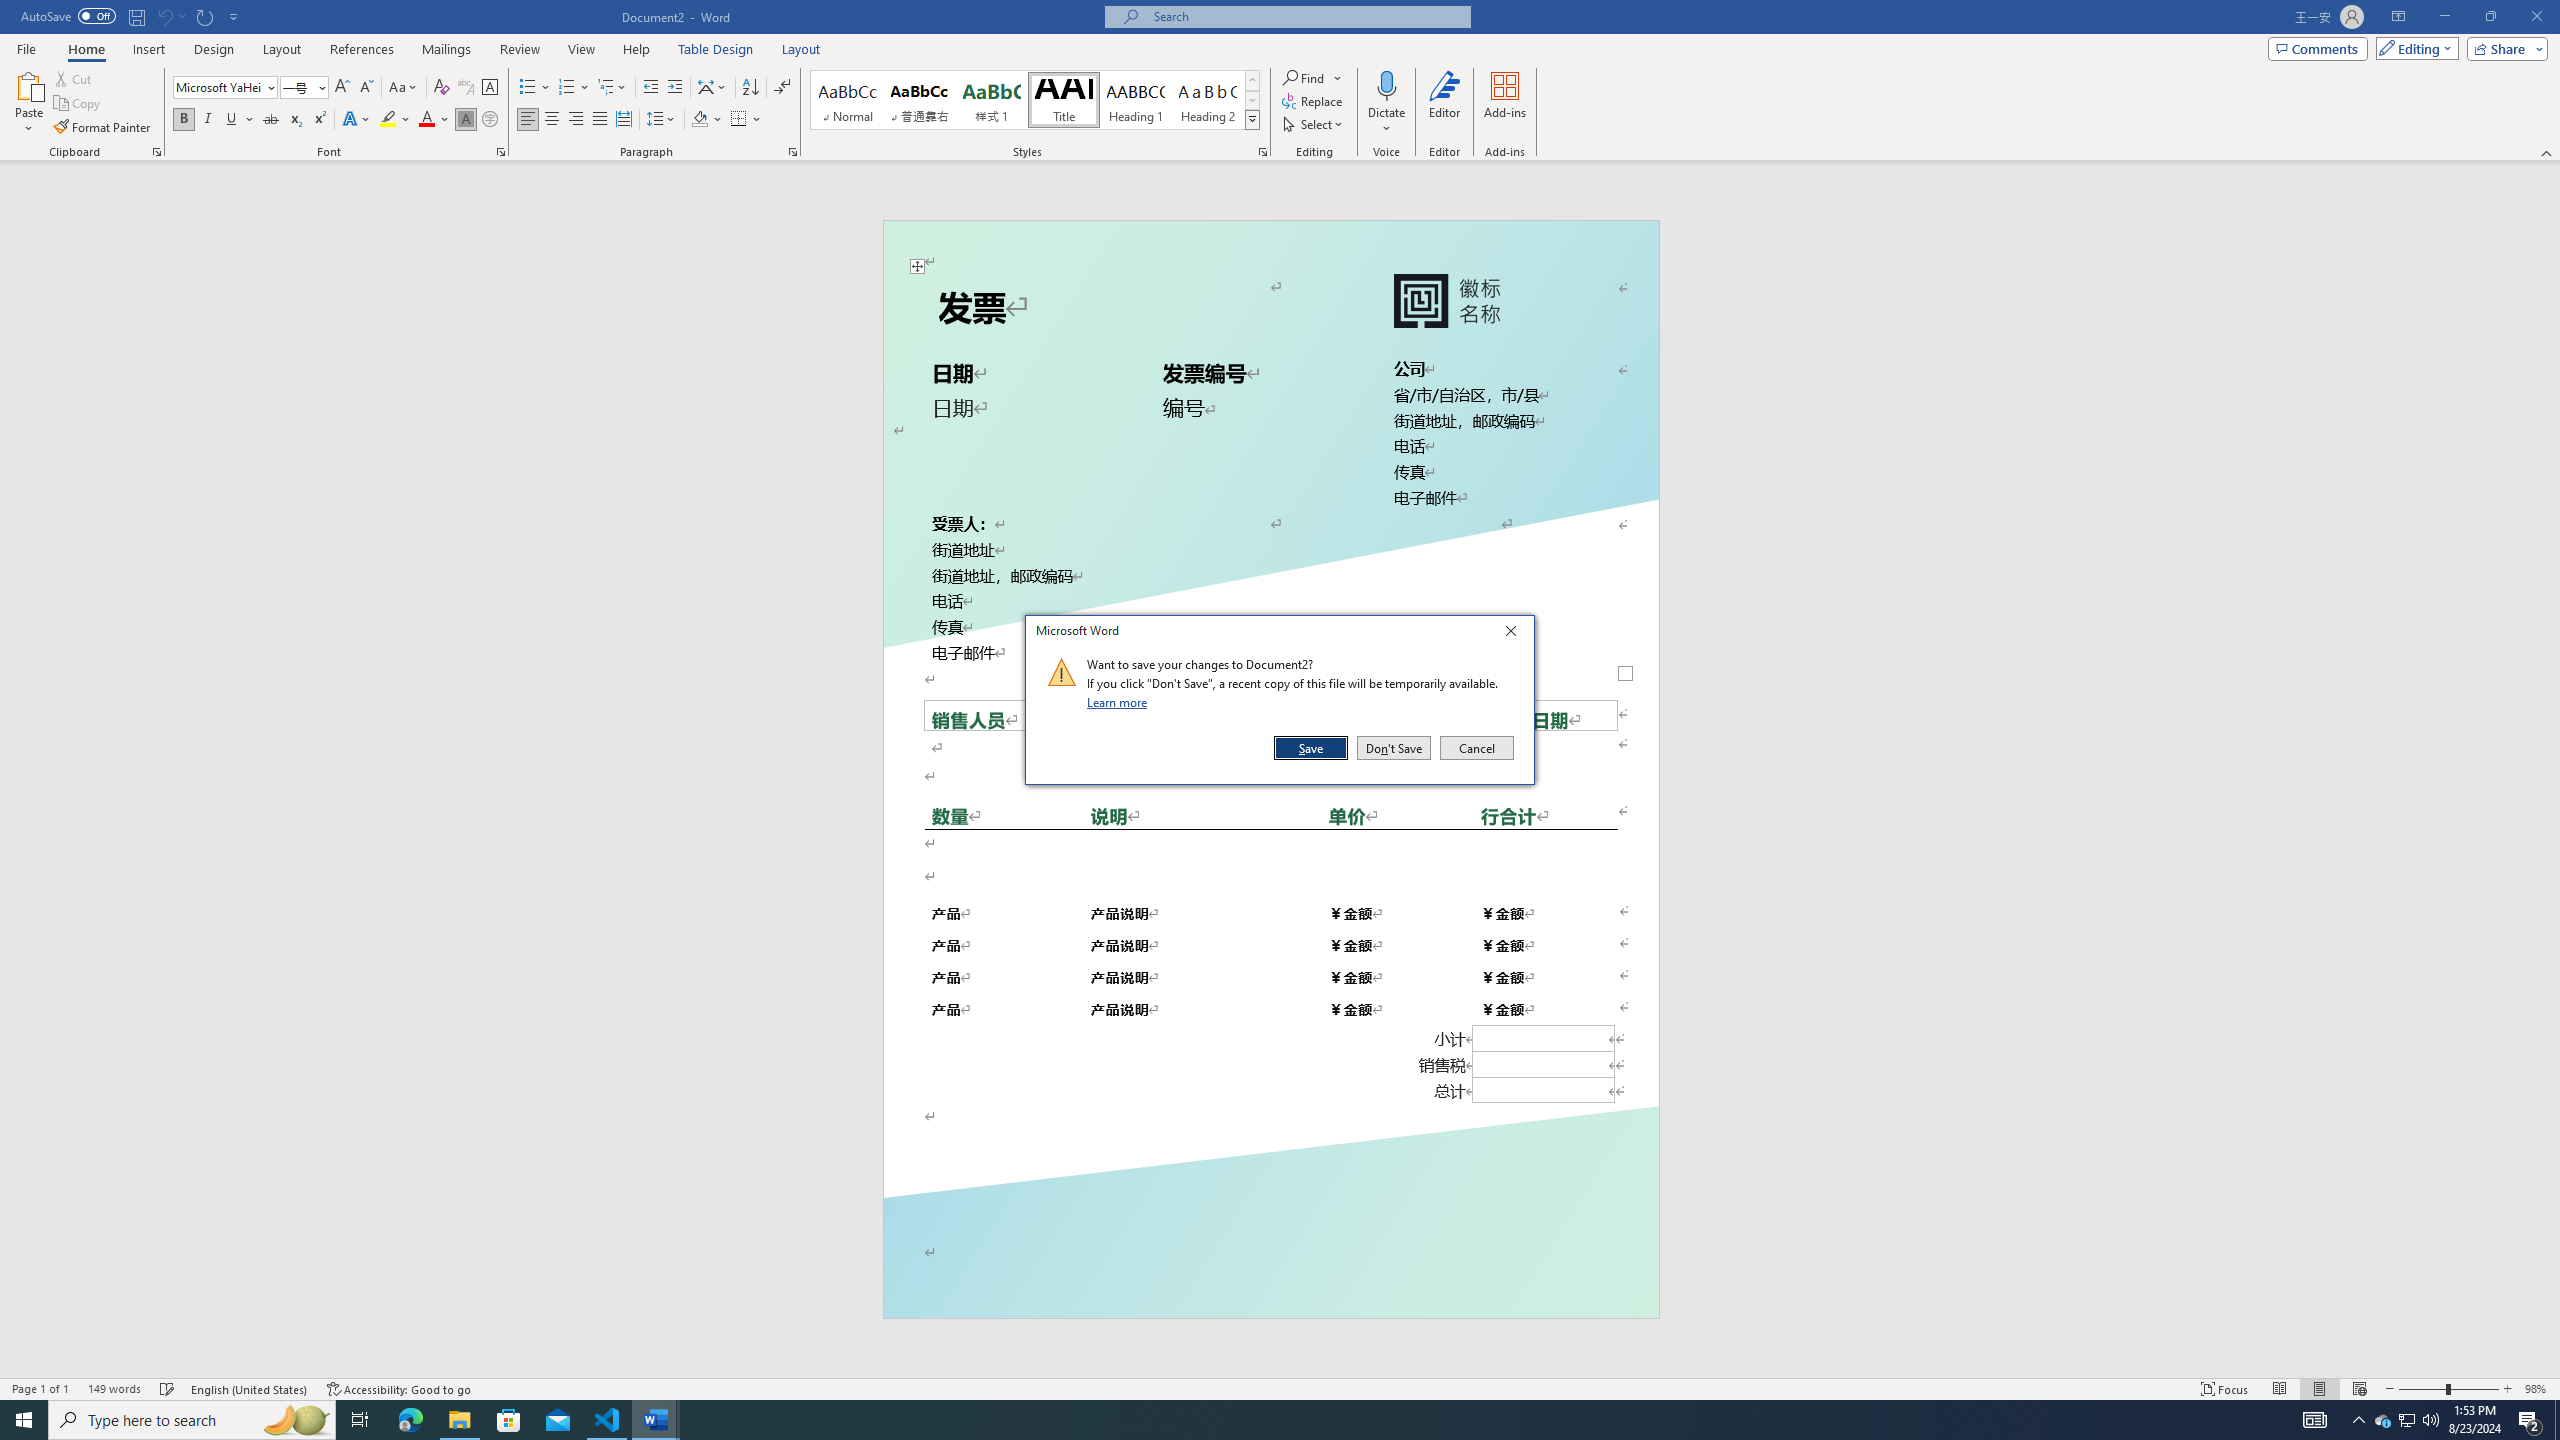 This screenshot has width=2560, height=1440. I want to click on 'AutomationID: QuickStylesGallery', so click(1035, 99).